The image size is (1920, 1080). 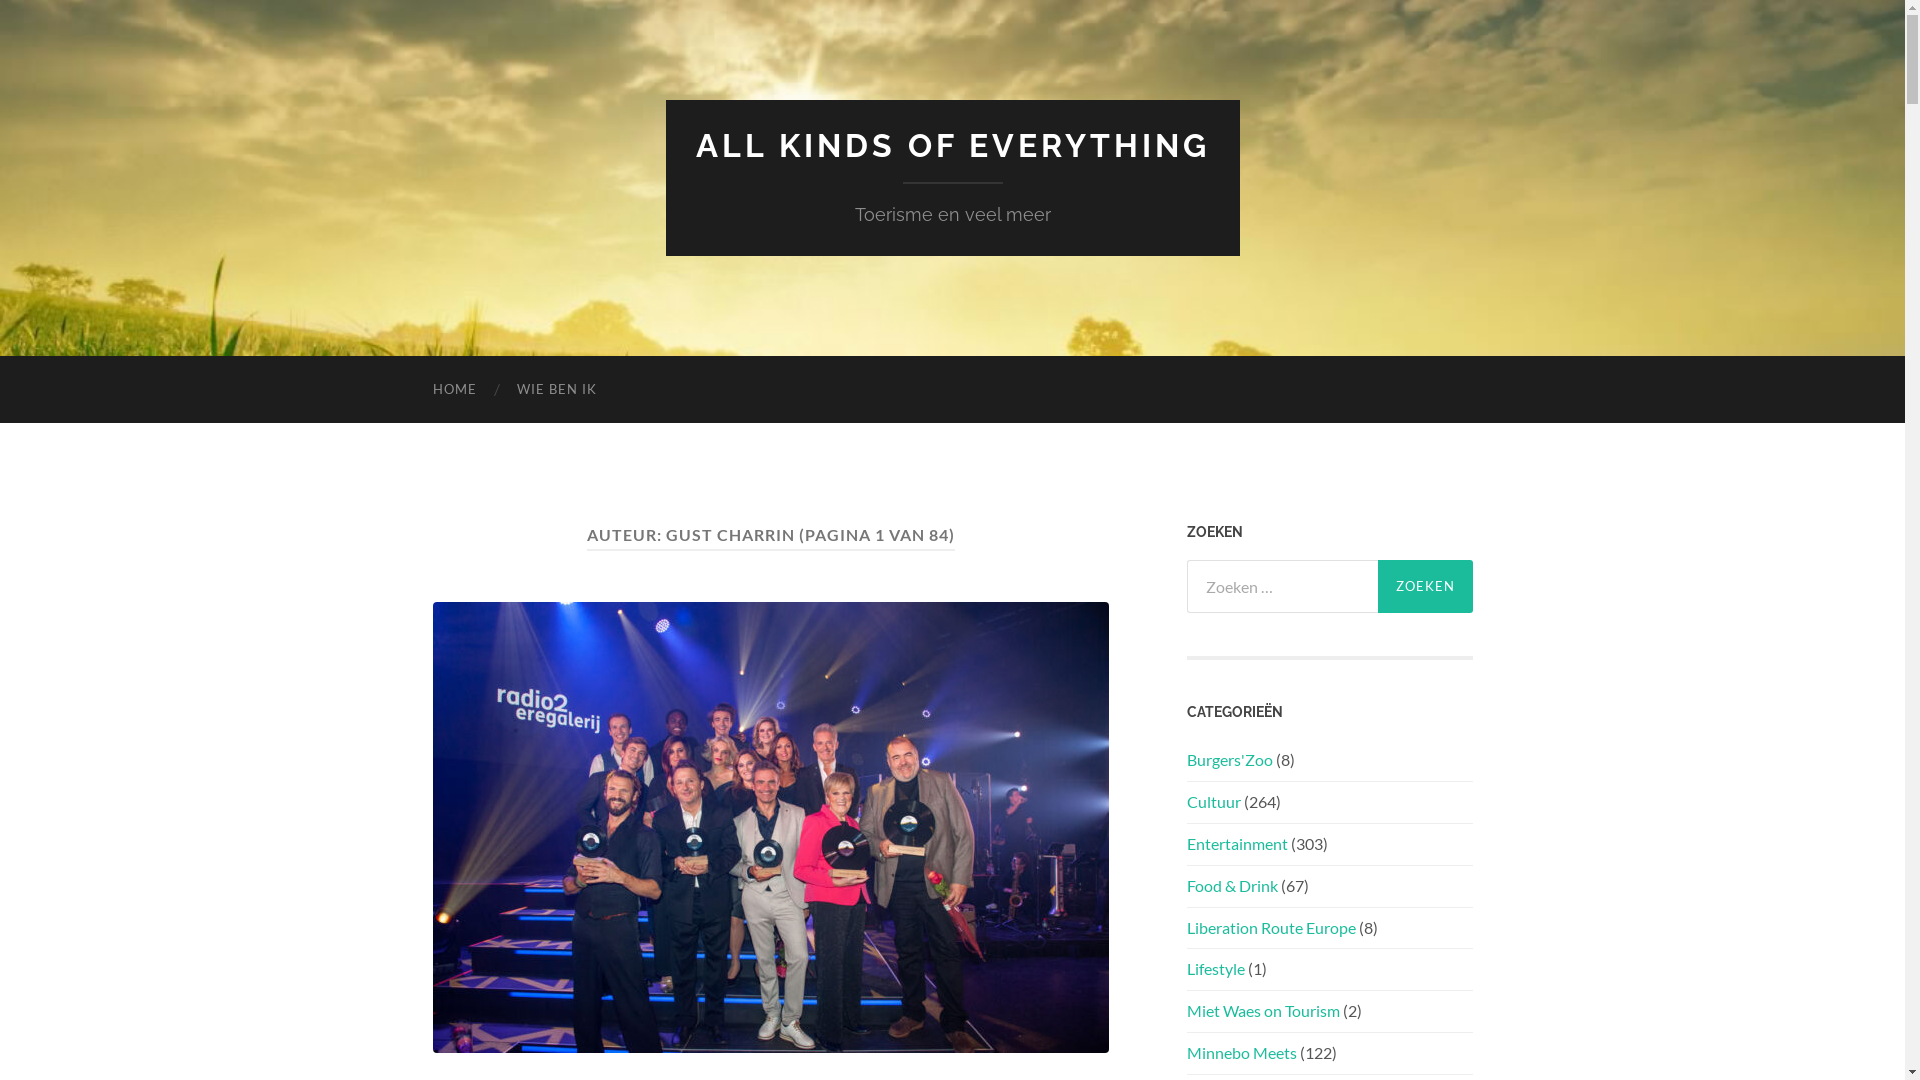 What do you see at coordinates (952, 144) in the screenshot?
I see `'ALL KINDS OF EVERYTHING'` at bounding box center [952, 144].